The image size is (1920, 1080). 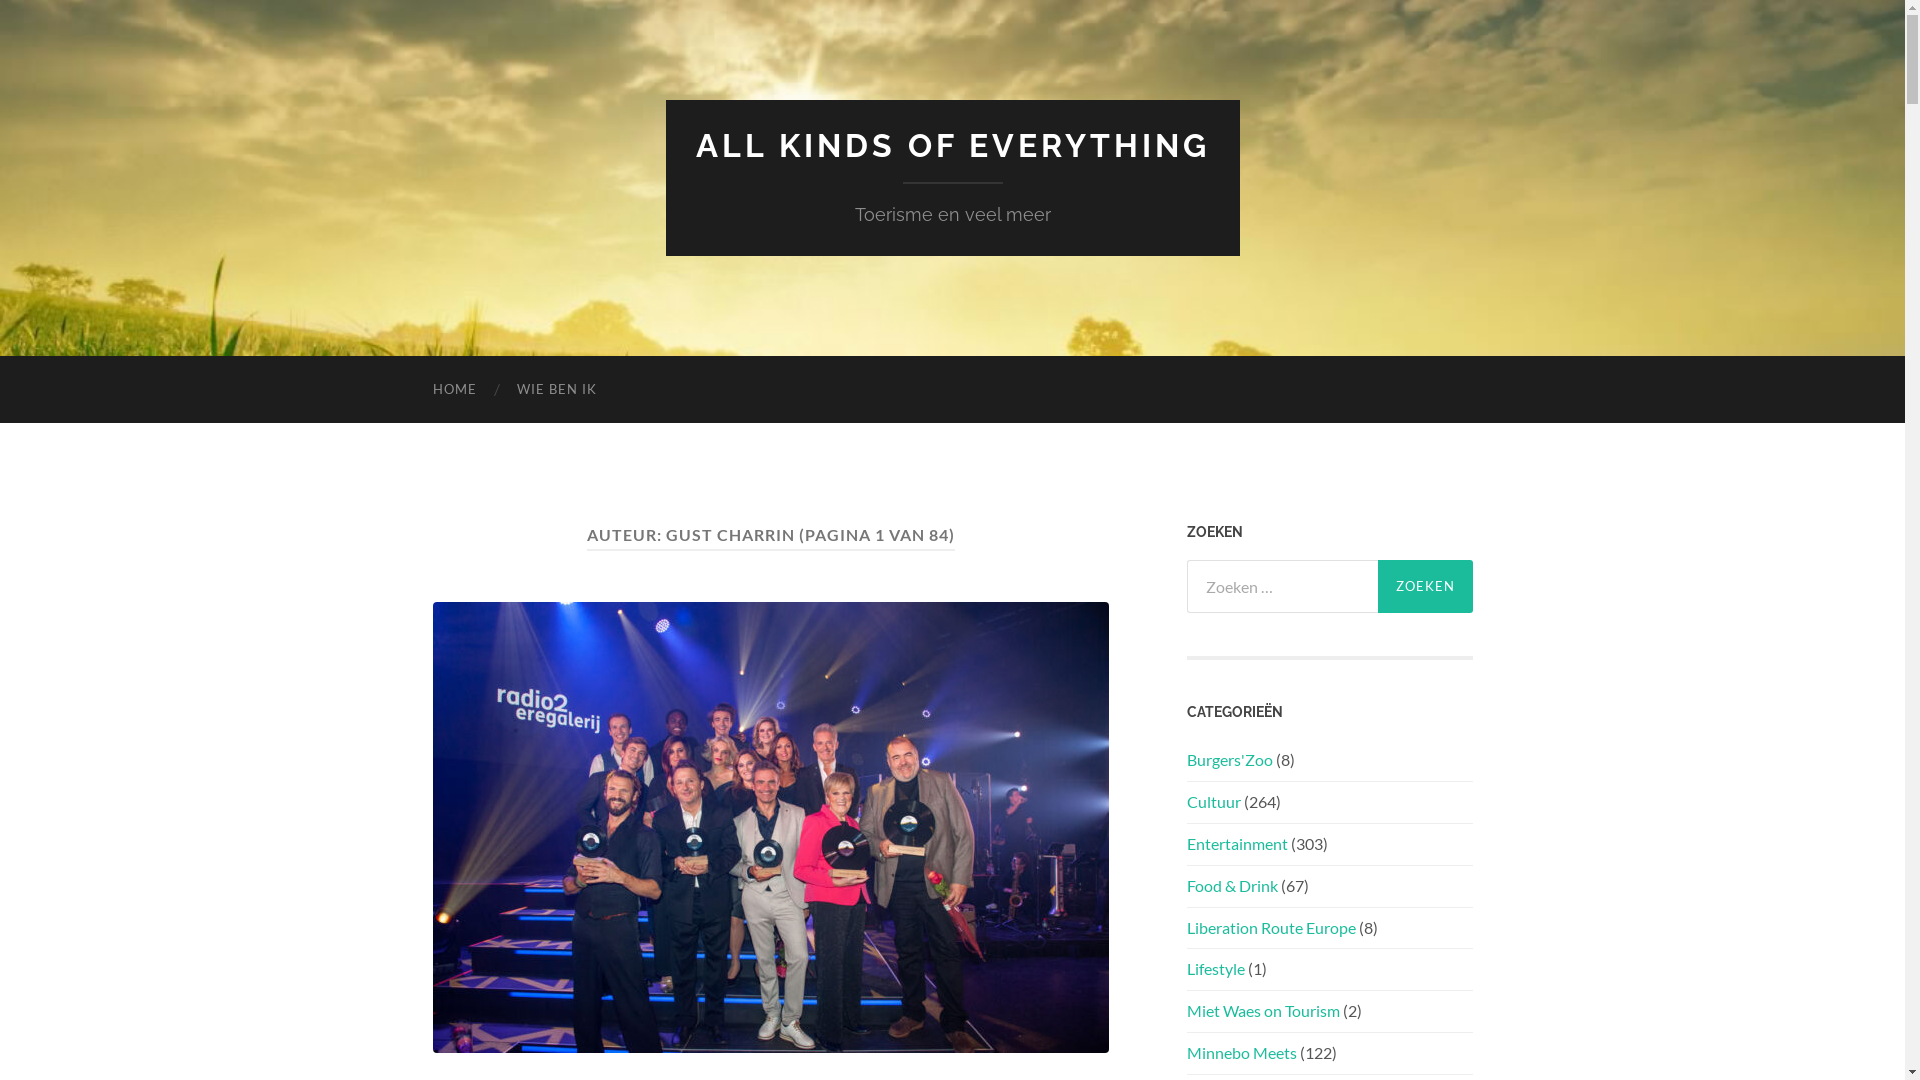 What do you see at coordinates (952, 144) in the screenshot?
I see `'ALL KINDS OF EVERYTHING'` at bounding box center [952, 144].